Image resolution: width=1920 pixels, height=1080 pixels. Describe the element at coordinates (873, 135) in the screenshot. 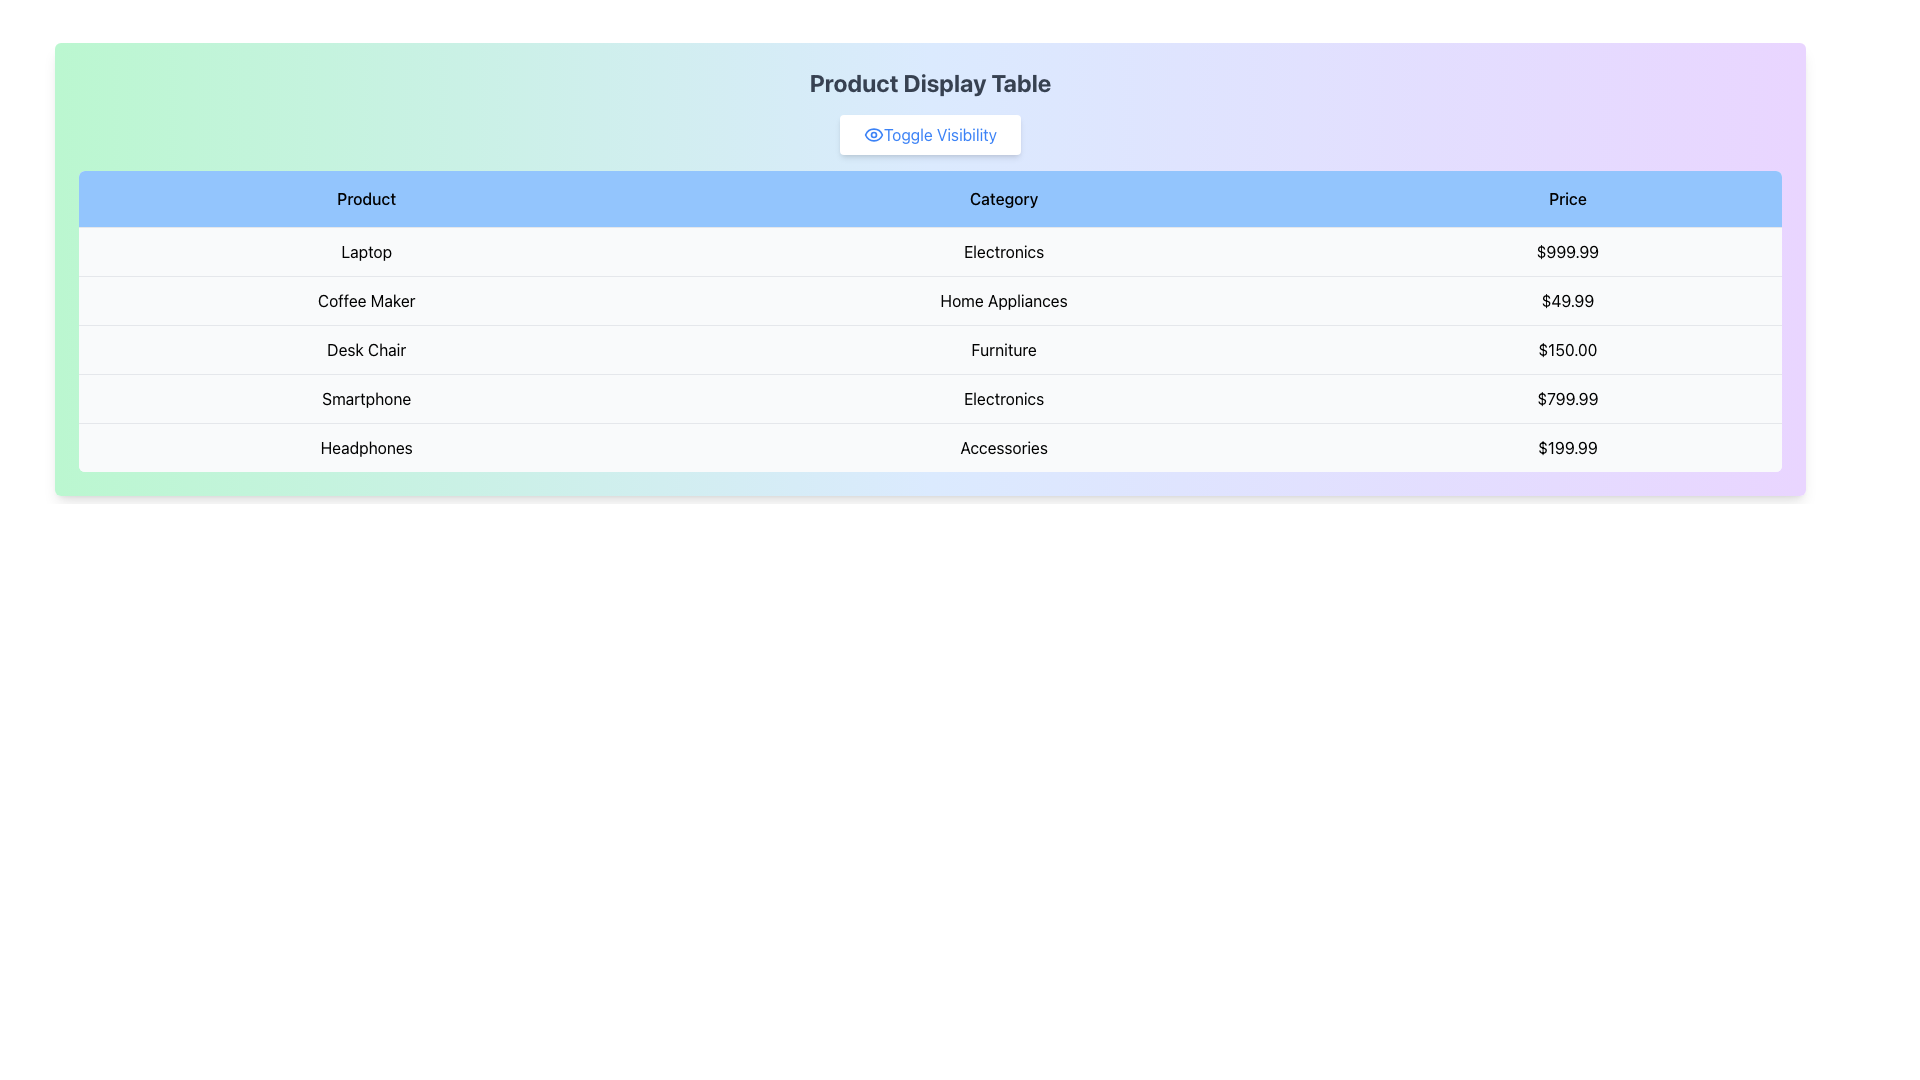

I see `the eye icon within the 'Toggle Visibility' button, which is styled in blue and positioned above the product data table` at that location.